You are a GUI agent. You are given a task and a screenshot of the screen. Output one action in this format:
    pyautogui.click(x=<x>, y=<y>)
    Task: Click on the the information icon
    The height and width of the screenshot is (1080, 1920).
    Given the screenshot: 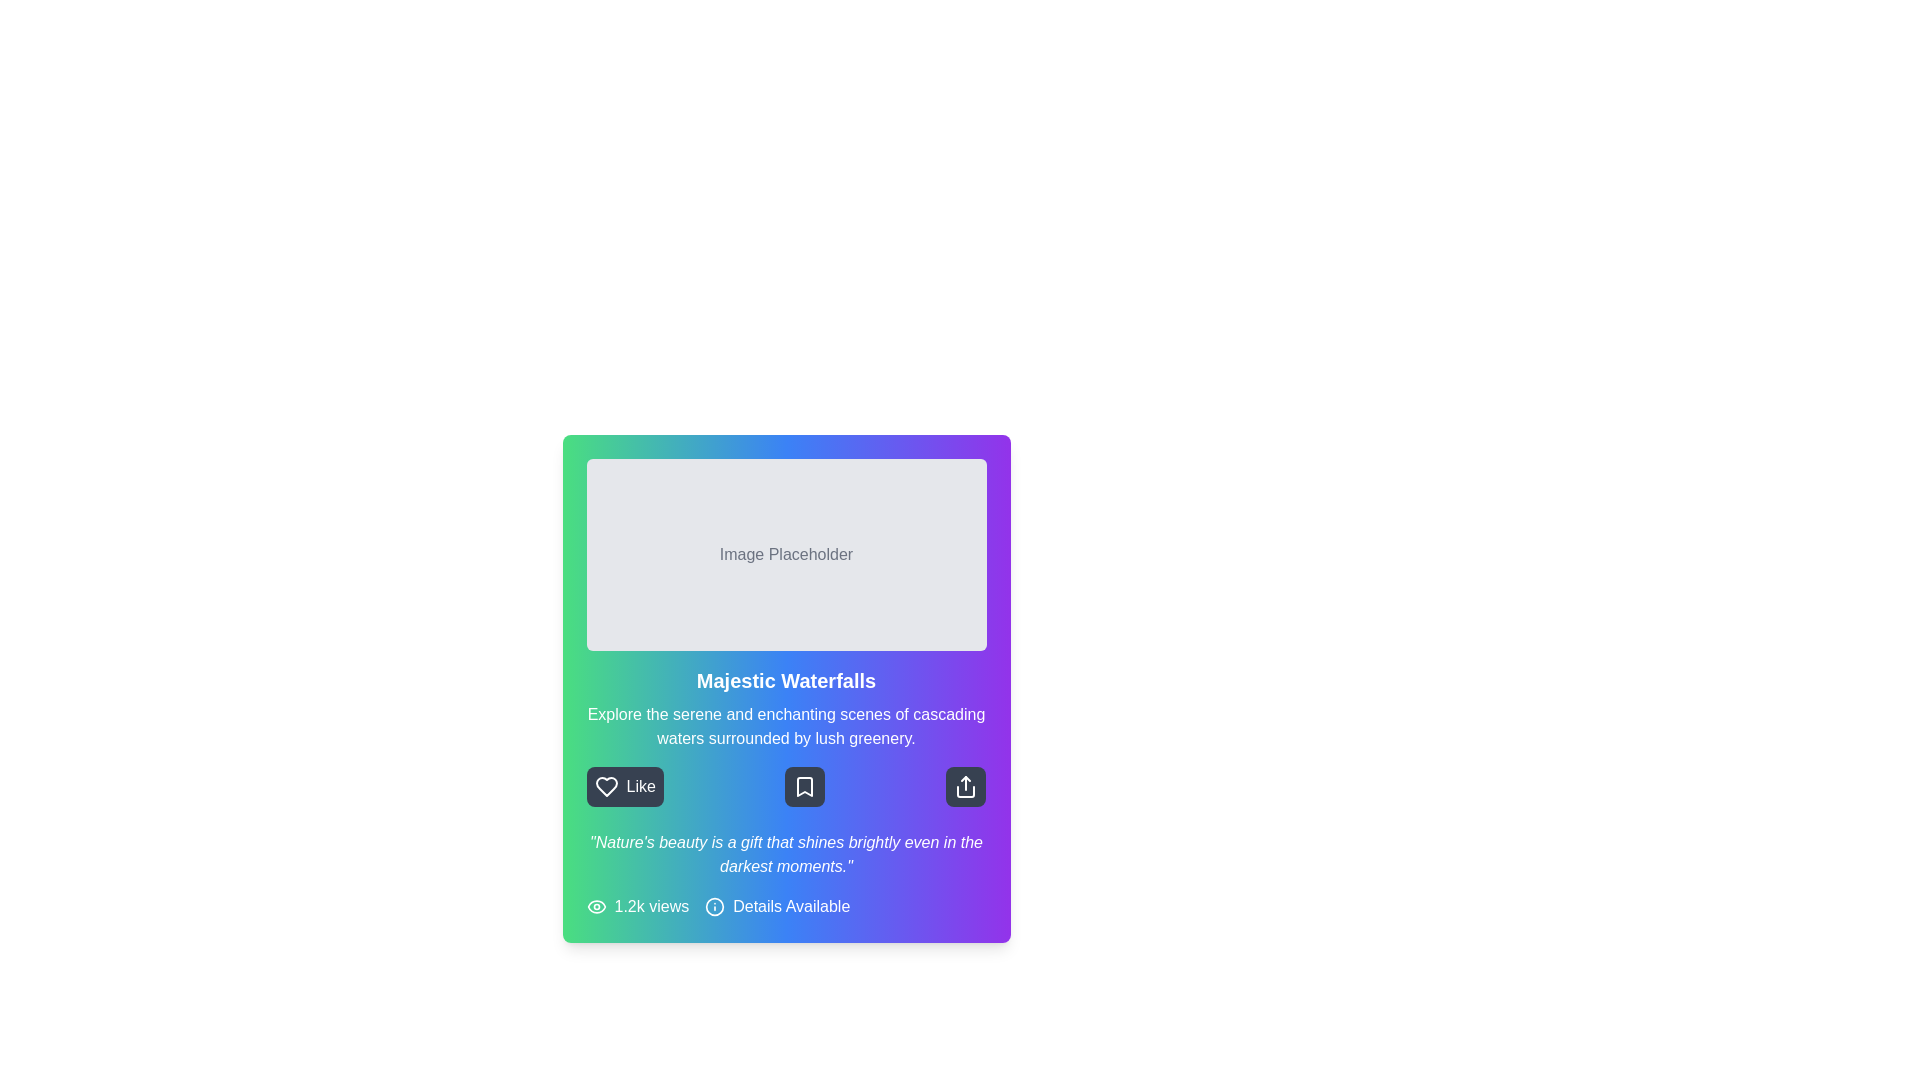 What is the action you would take?
    pyautogui.click(x=715, y=906)
    